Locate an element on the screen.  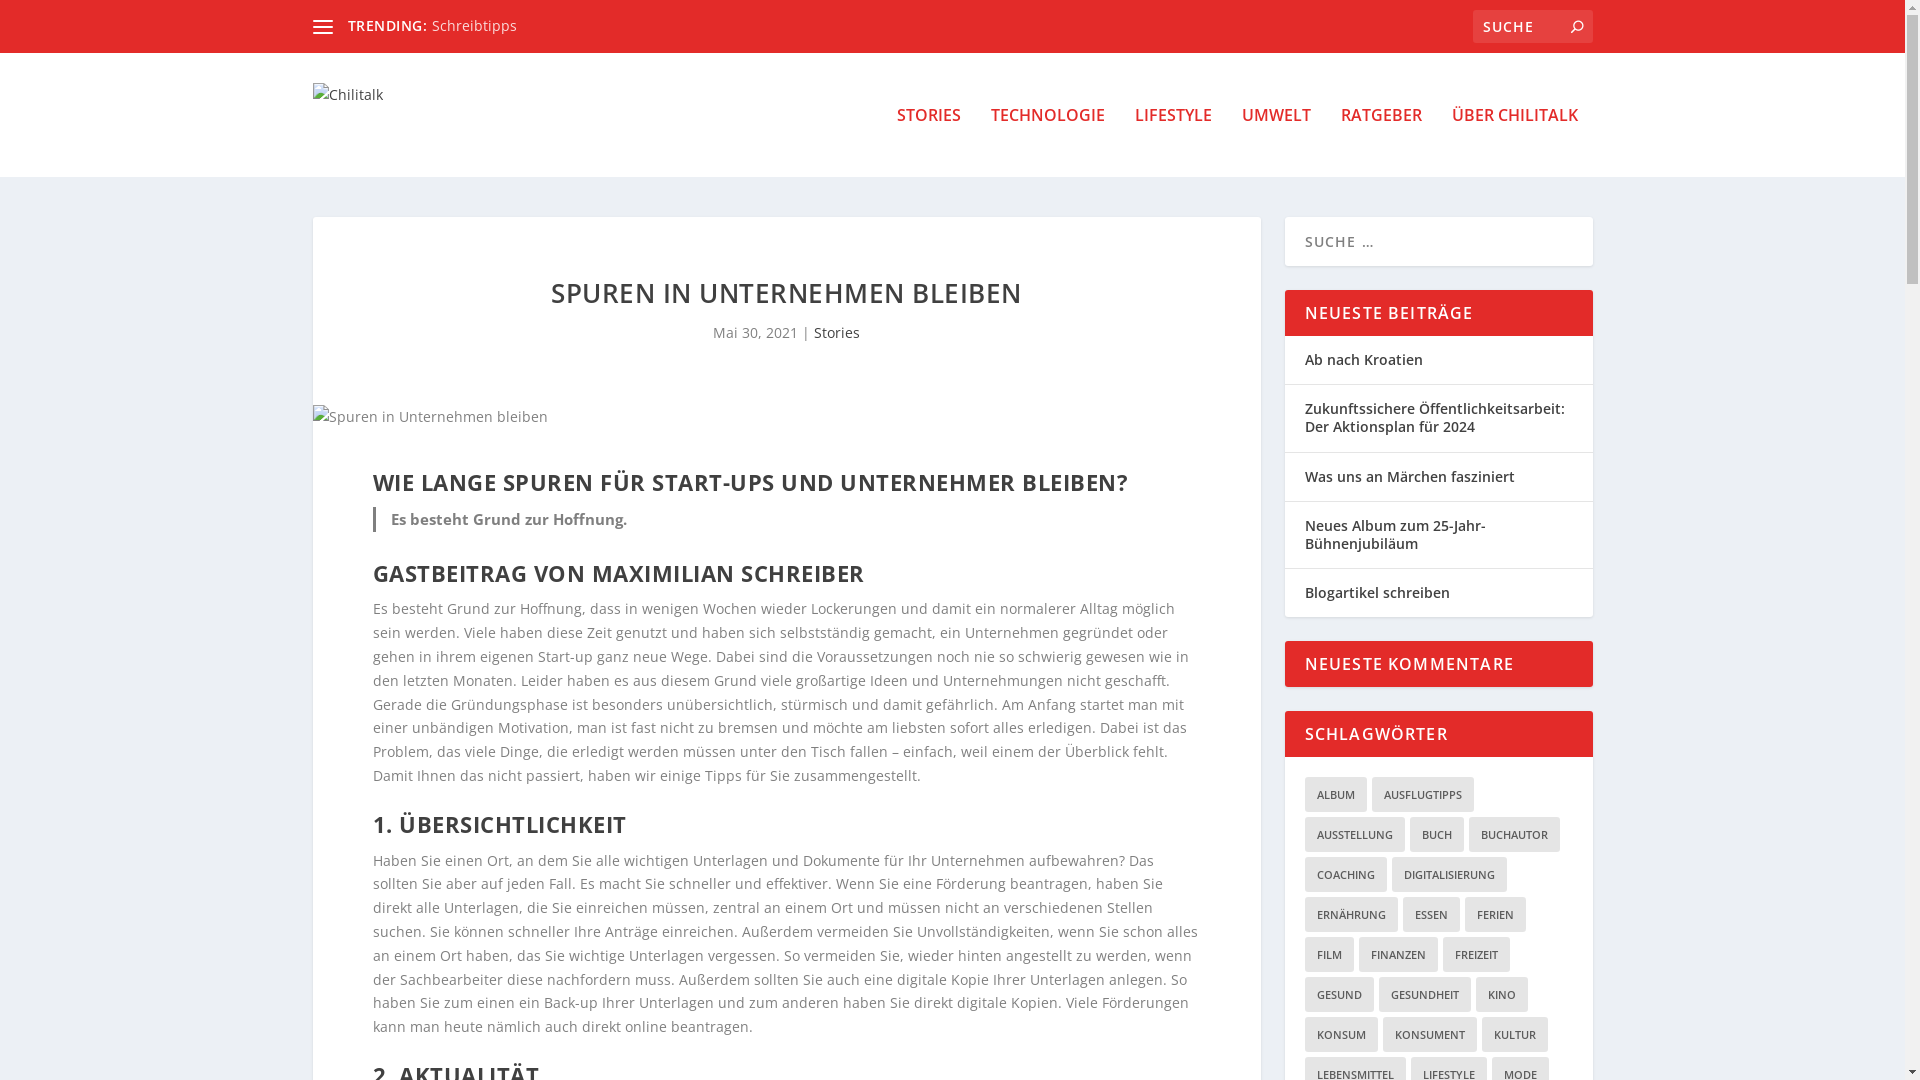
'GESUNDHEIT' is located at coordinates (1423, 994).